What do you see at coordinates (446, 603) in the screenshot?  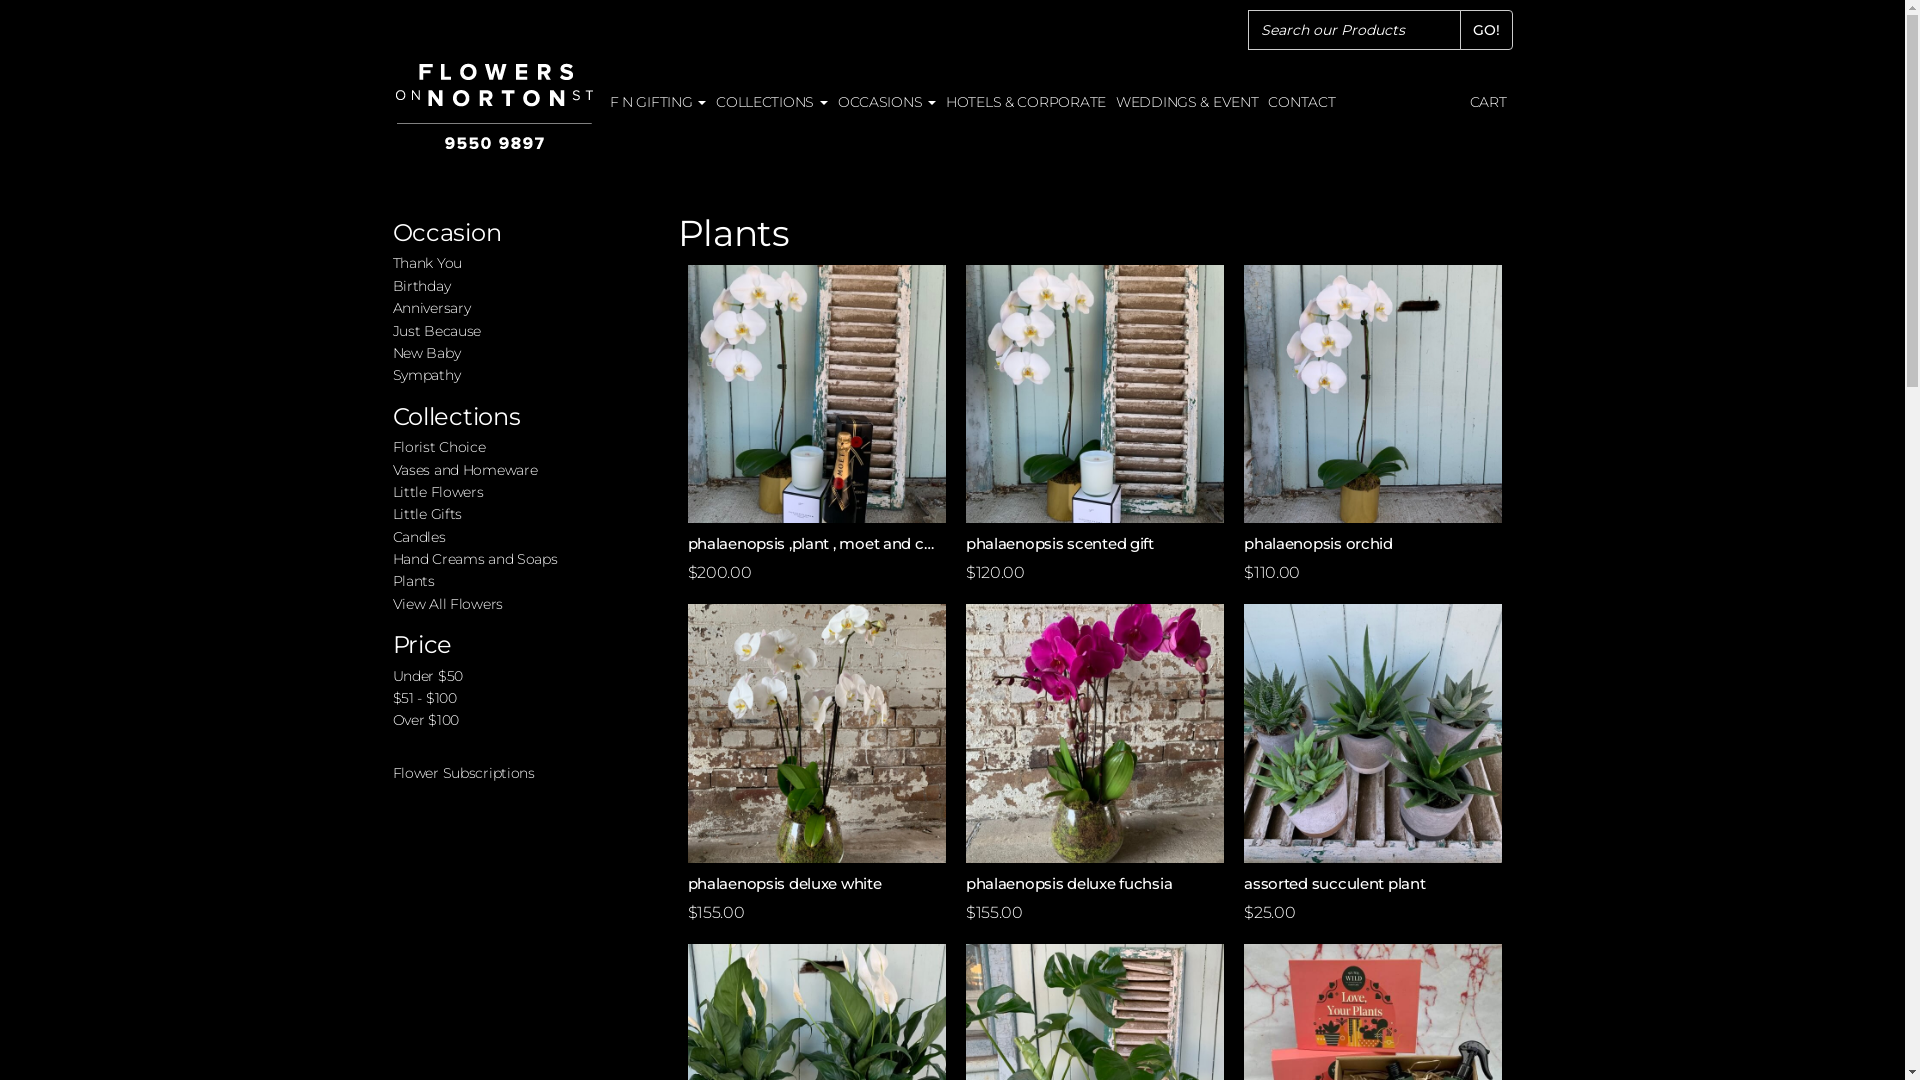 I see `'View All Flowers'` at bounding box center [446, 603].